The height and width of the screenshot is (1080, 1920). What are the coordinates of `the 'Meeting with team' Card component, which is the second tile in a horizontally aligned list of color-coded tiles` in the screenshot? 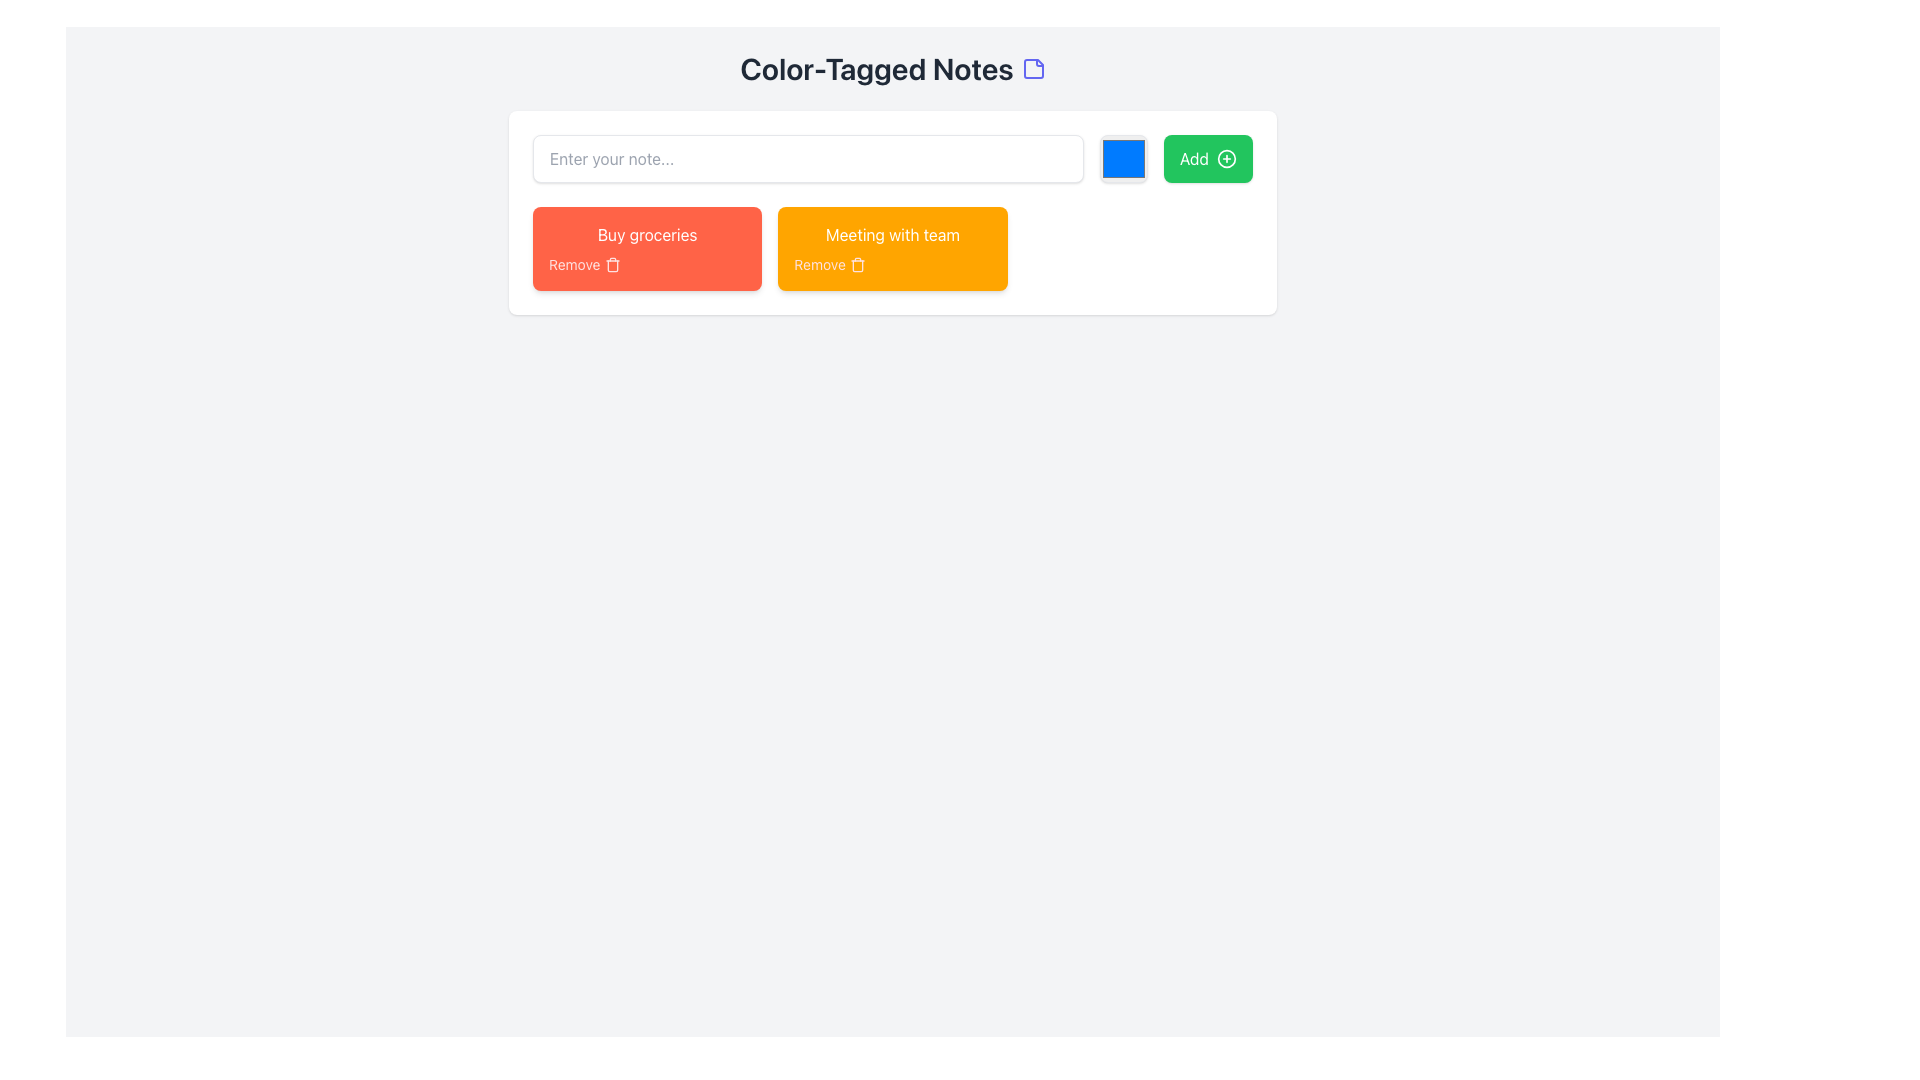 It's located at (891, 248).